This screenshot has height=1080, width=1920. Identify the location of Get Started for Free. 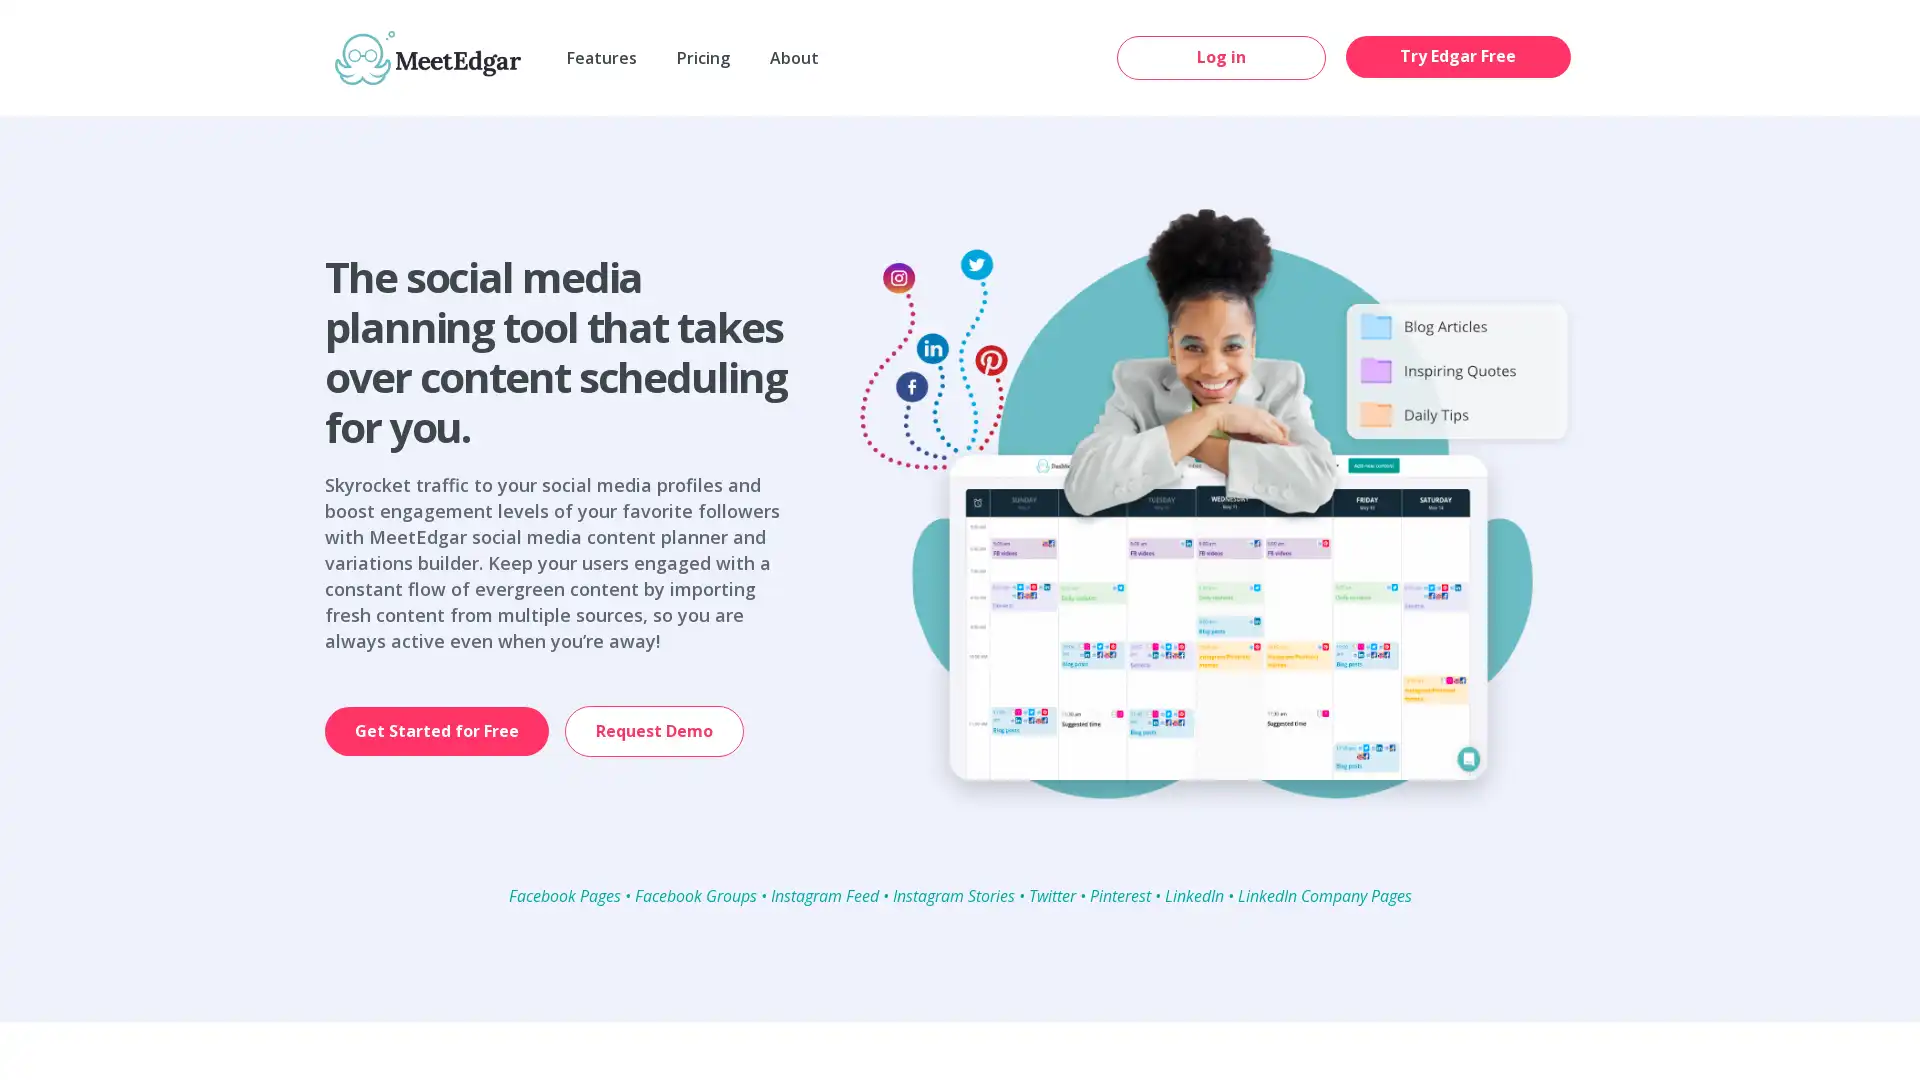
(435, 731).